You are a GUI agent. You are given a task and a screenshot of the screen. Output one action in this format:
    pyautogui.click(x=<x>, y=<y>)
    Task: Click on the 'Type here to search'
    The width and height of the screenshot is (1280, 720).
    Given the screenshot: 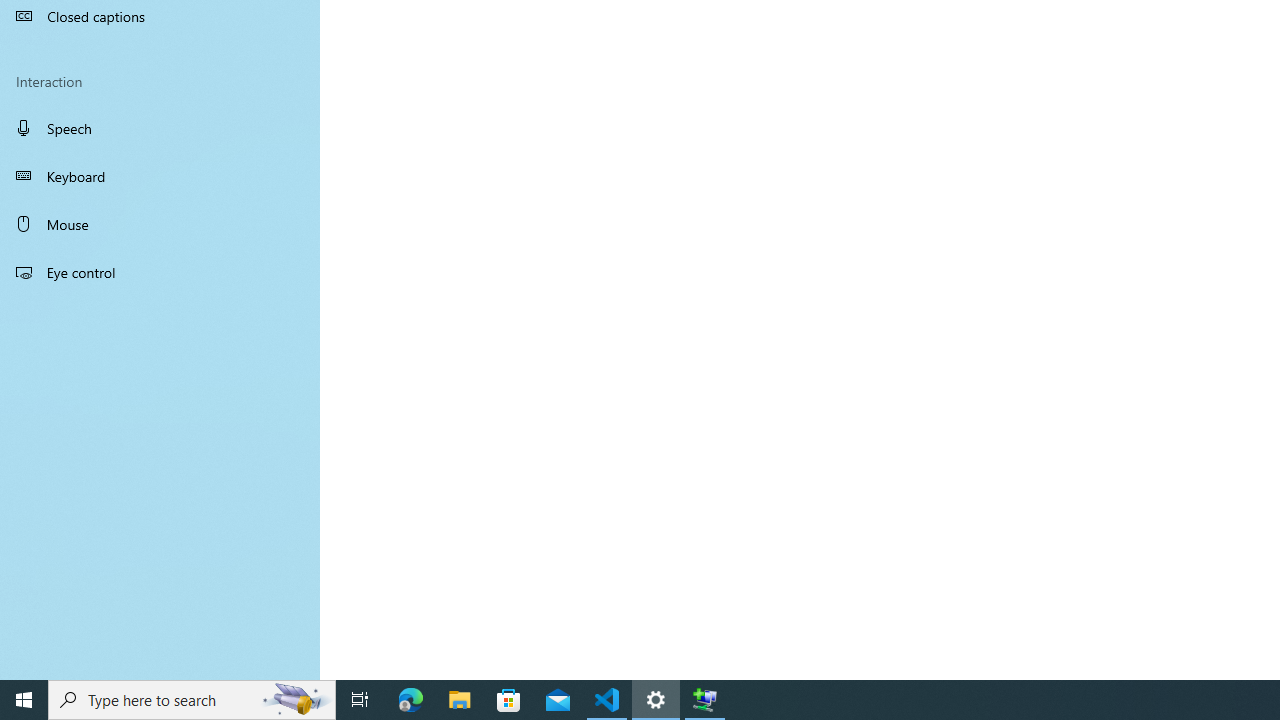 What is the action you would take?
    pyautogui.click(x=192, y=698)
    